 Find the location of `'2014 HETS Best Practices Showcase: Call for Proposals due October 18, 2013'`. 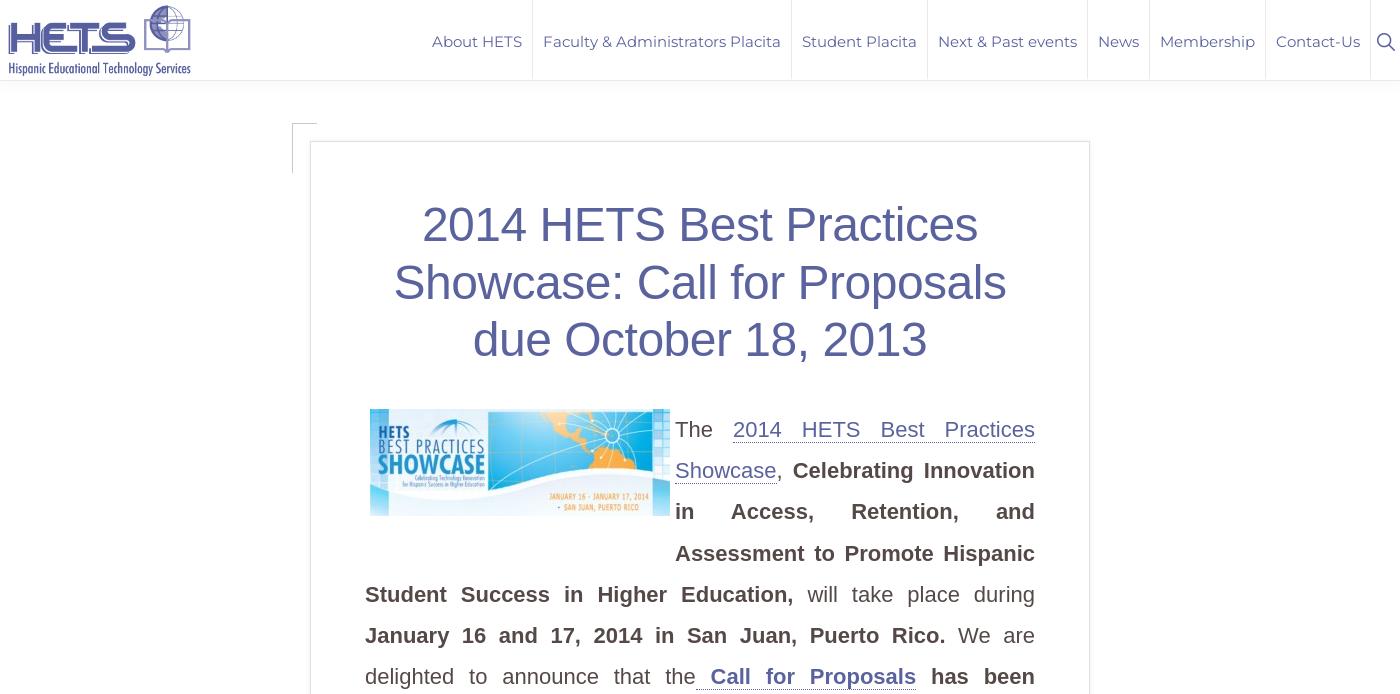

'2014 HETS Best Practices Showcase: Call for Proposals due October 18, 2013' is located at coordinates (699, 281).